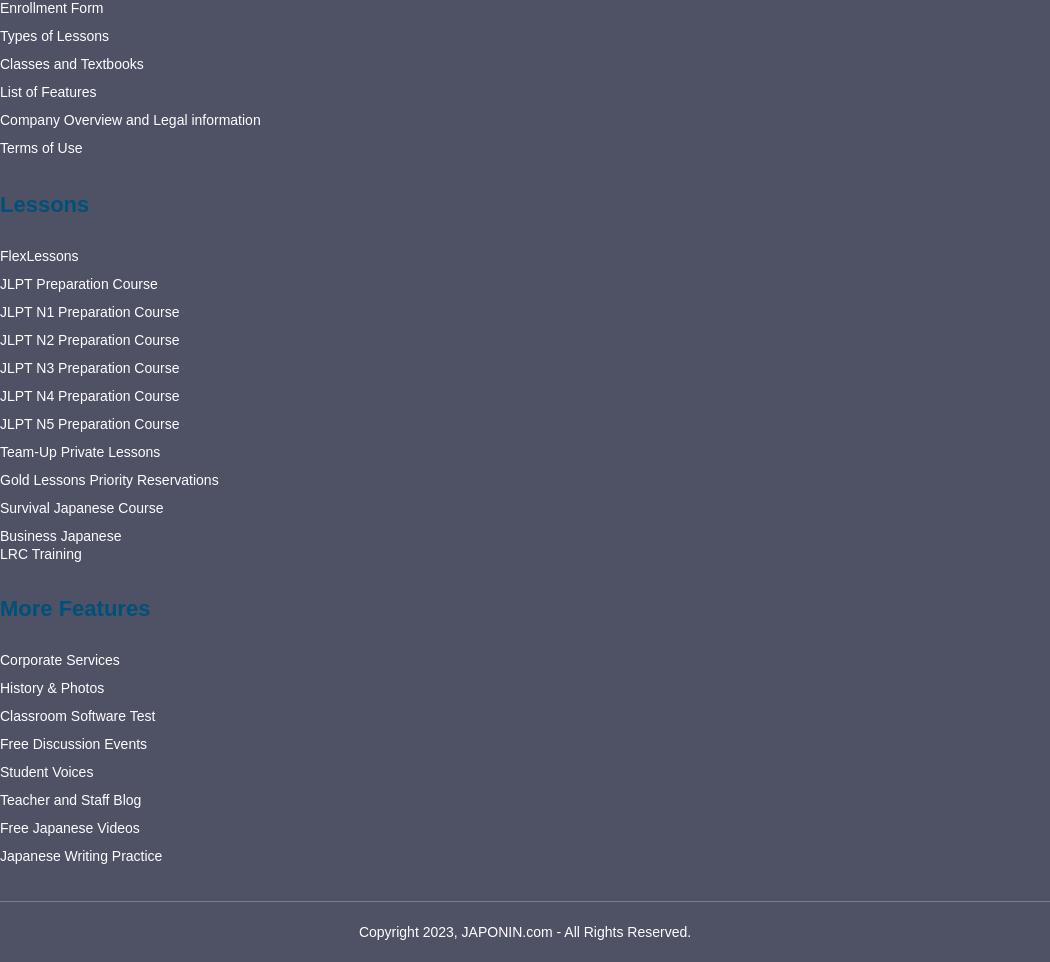  What do you see at coordinates (0, 536) in the screenshot?
I see `'Business Japanese'` at bounding box center [0, 536].